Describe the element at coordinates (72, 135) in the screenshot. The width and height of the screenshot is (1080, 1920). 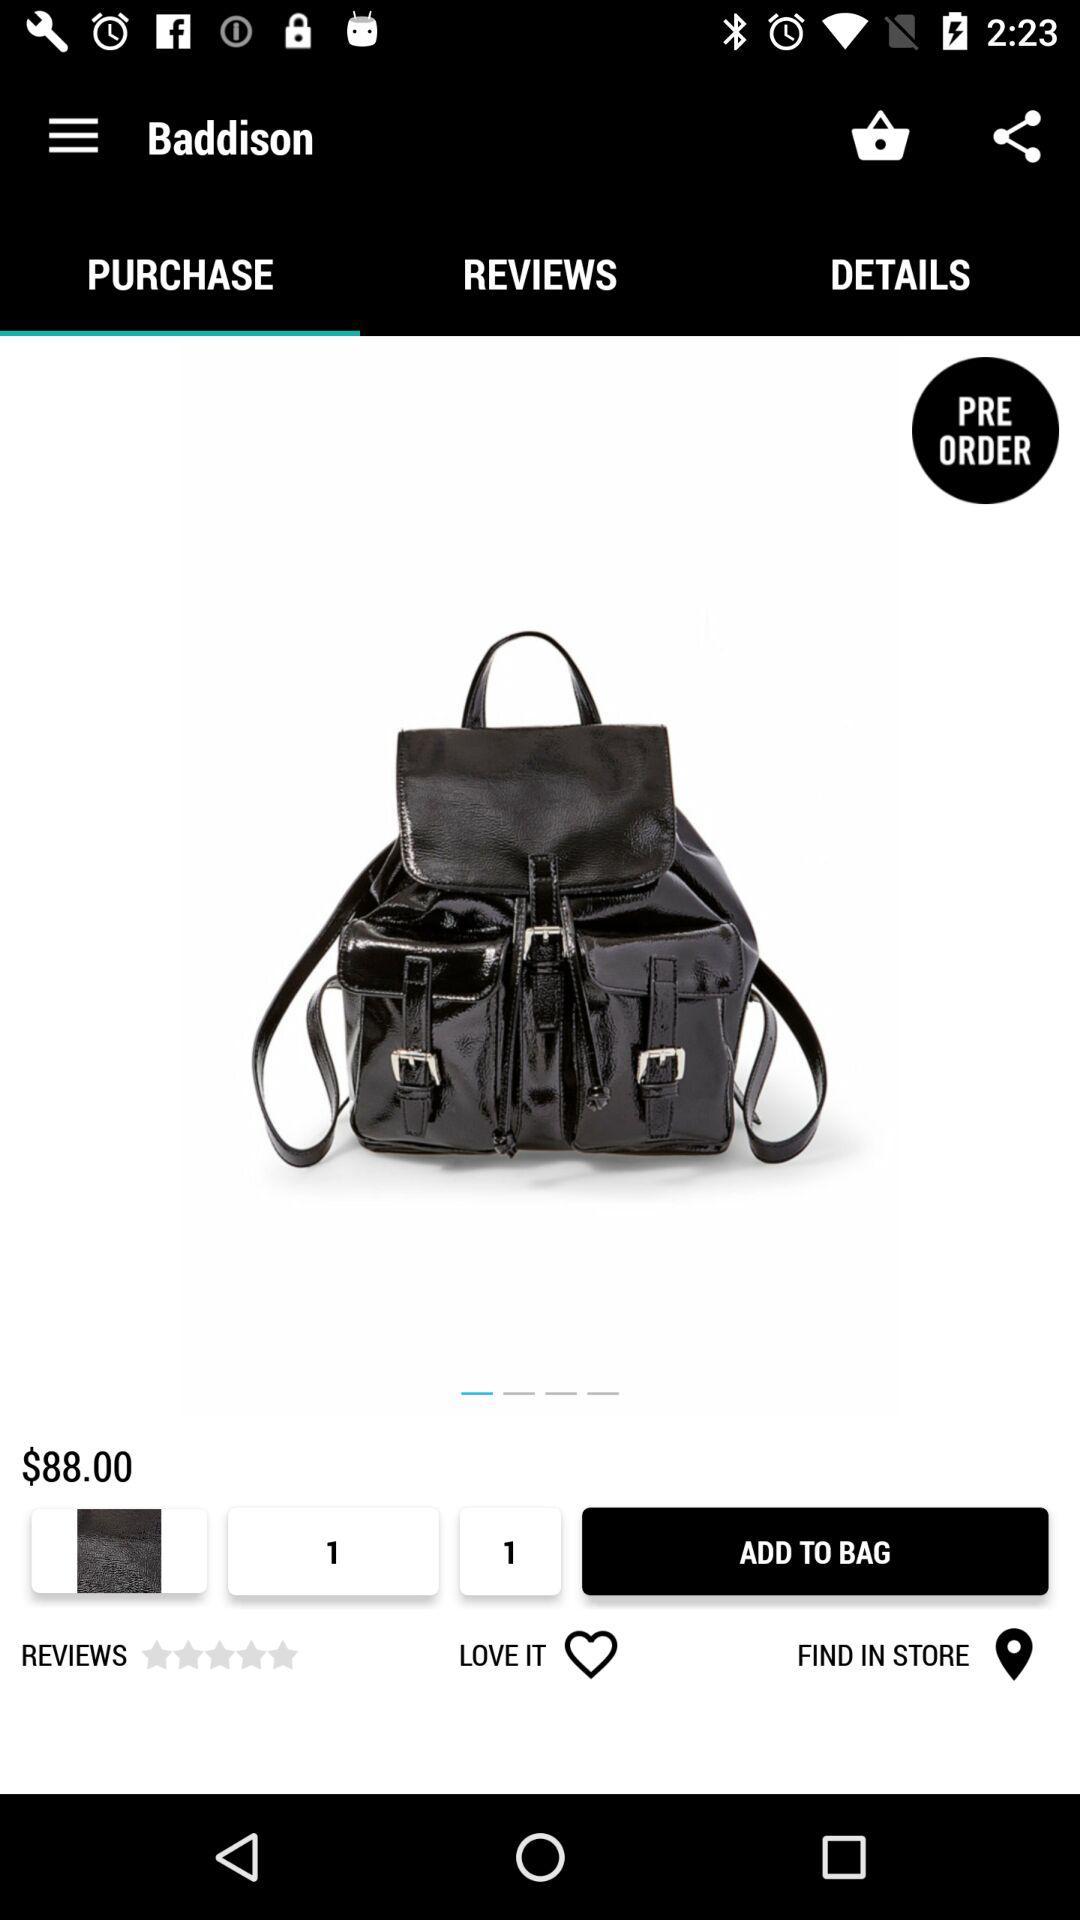
I see `the icon to the left of the baddison` at that location.